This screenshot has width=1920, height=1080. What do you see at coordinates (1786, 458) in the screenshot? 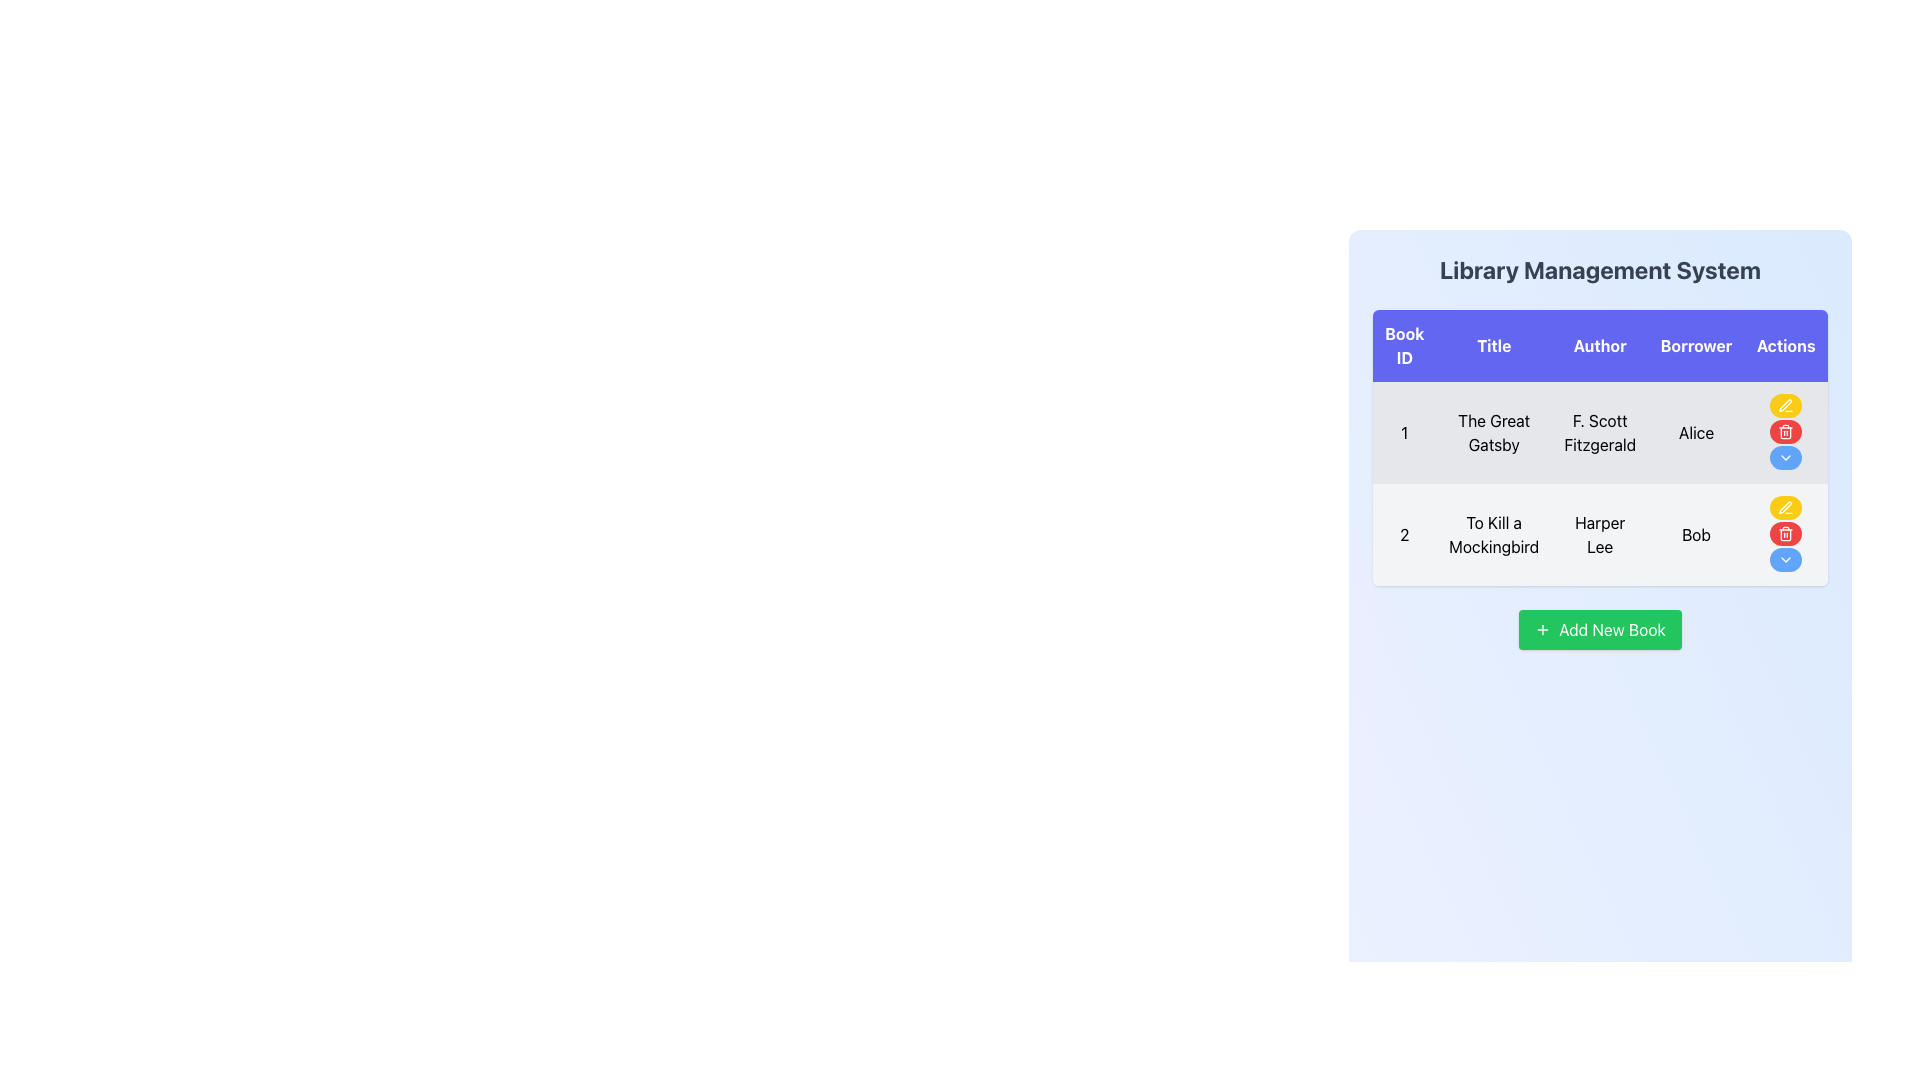
I see `the rounded blue button with a white chevron-down icon located at the bottom right of the 'Actions' column for the first row in the book details table` at bounding box center [1786, 458].